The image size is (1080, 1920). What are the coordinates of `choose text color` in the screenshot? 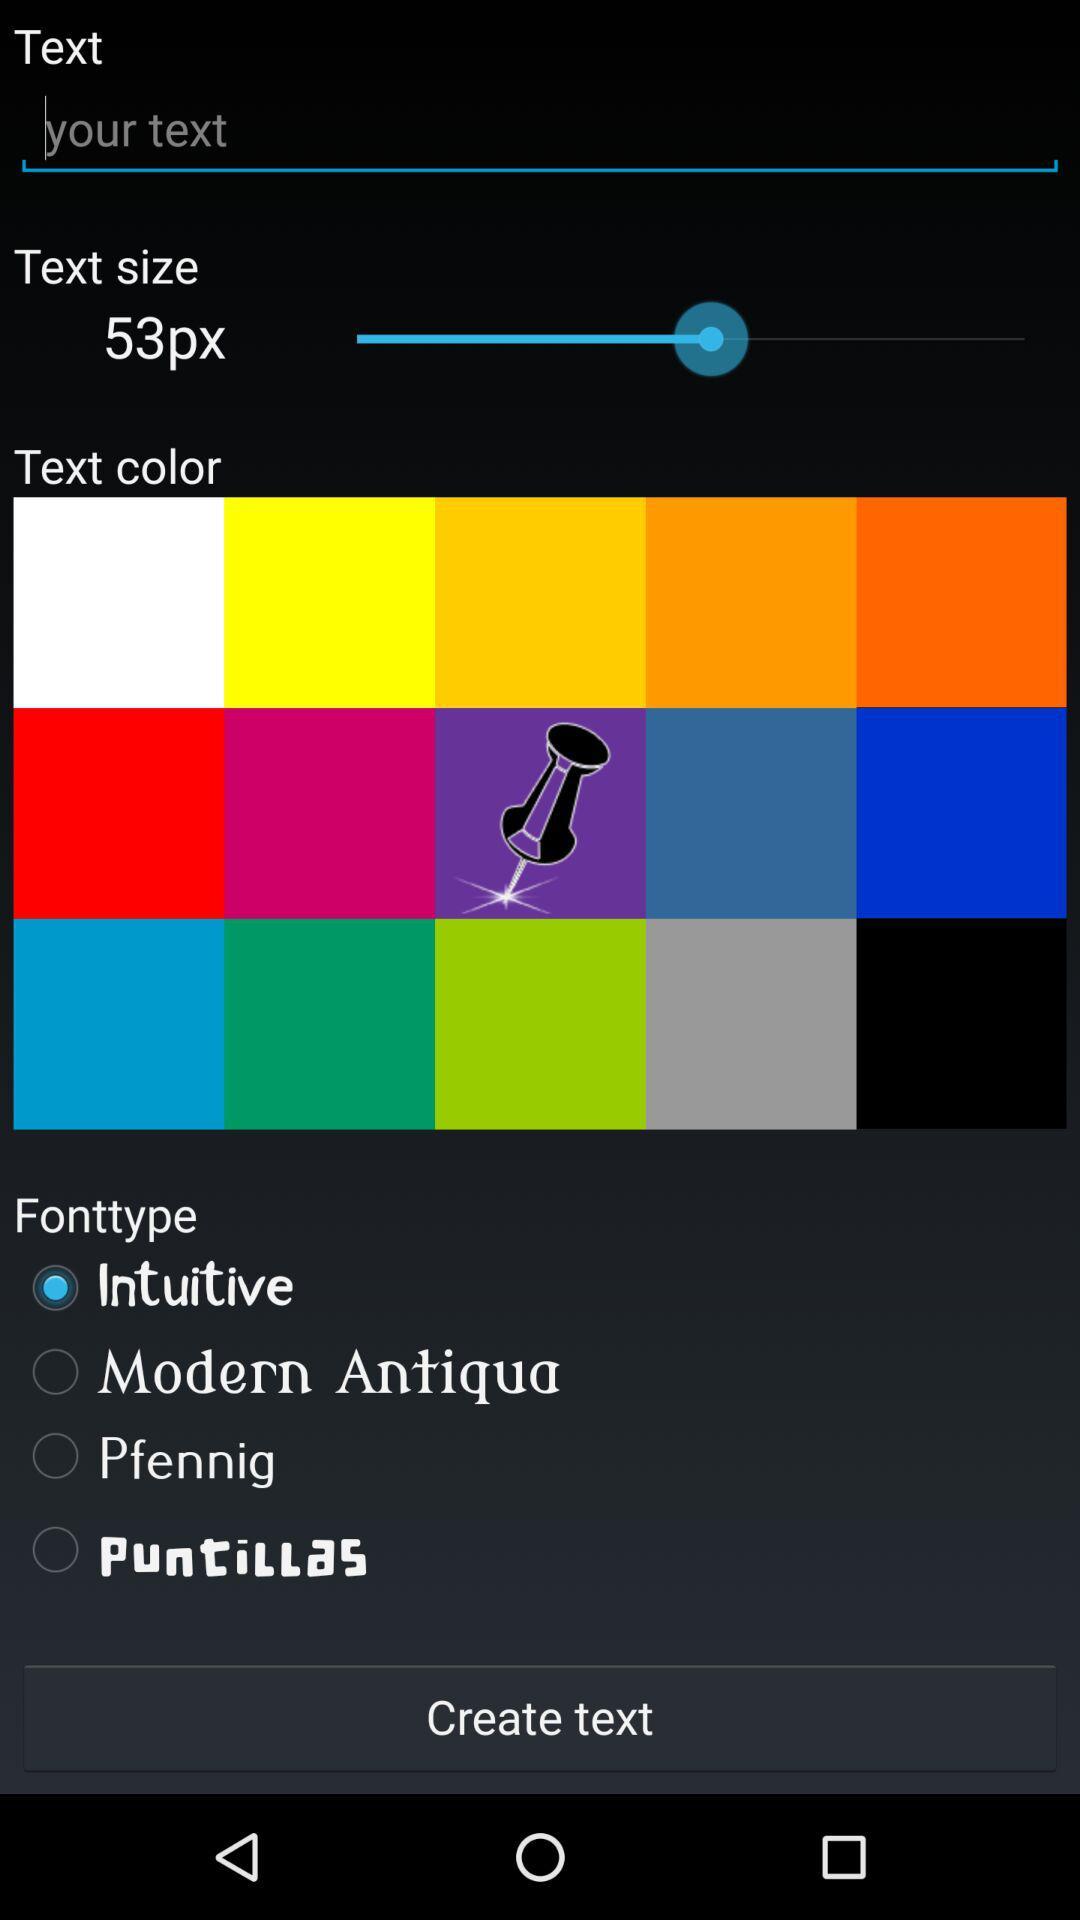 It's located at (328, 1024).